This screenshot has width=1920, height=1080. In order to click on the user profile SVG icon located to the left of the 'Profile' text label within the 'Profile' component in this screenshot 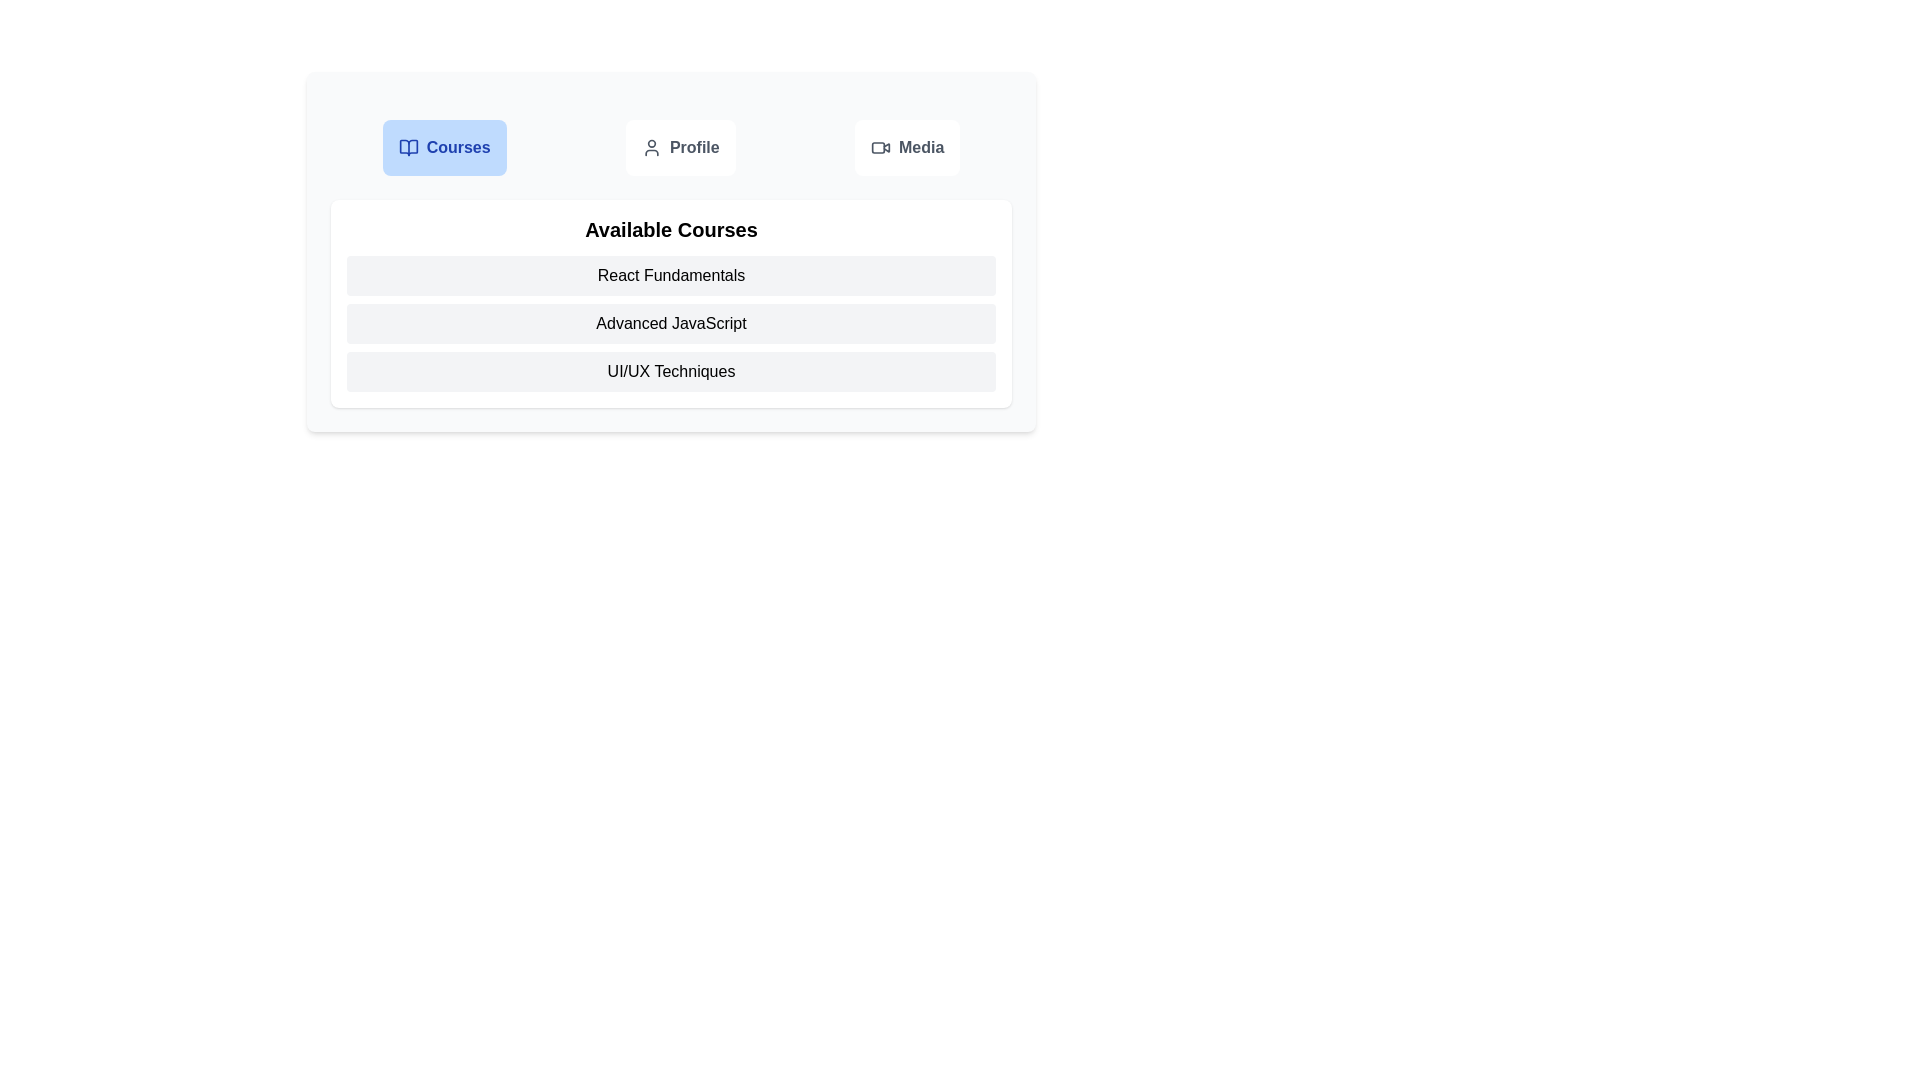, I will do `click(651, 146)`.